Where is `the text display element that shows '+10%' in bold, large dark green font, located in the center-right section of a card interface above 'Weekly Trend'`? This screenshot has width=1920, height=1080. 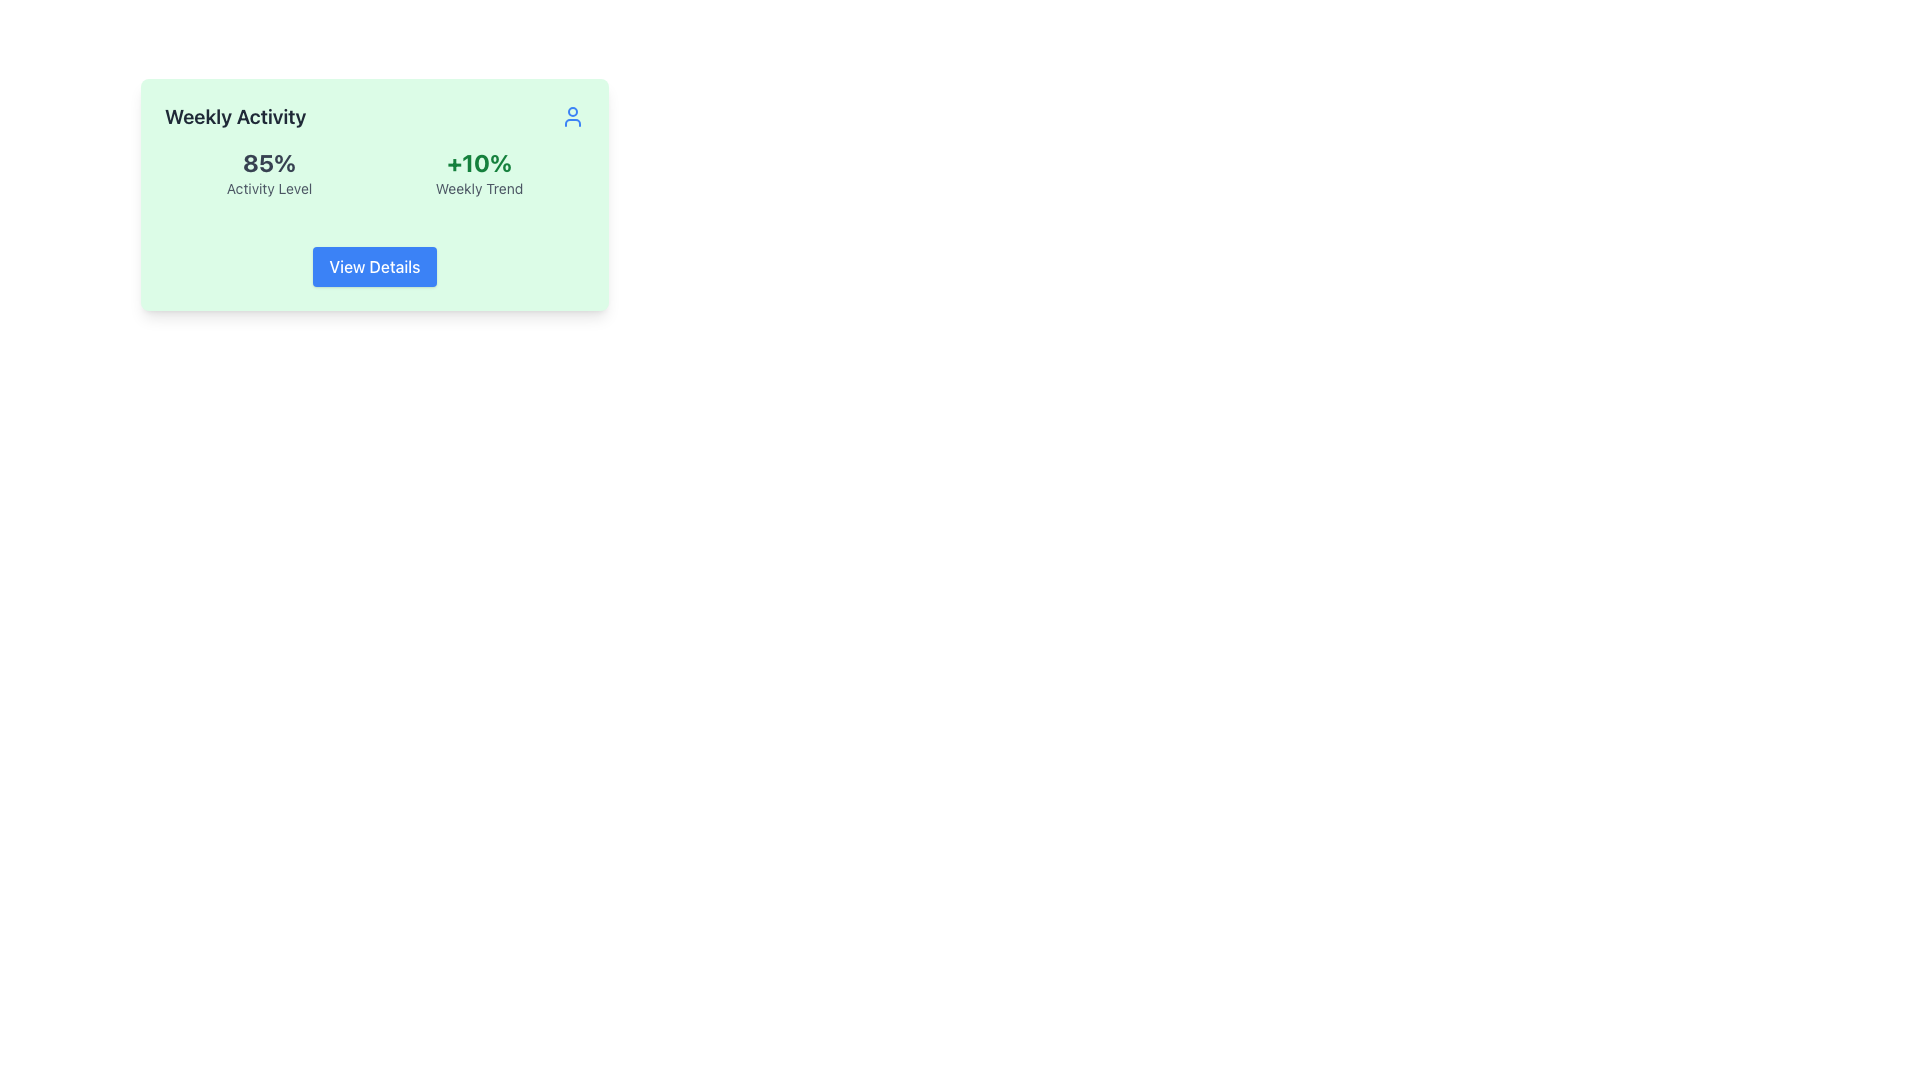 the text display element that shows '+10%' in bold, large dark green font, located in the center-right section of a card interface above 'Weekly Trend' is located at coordinates (478, 161).